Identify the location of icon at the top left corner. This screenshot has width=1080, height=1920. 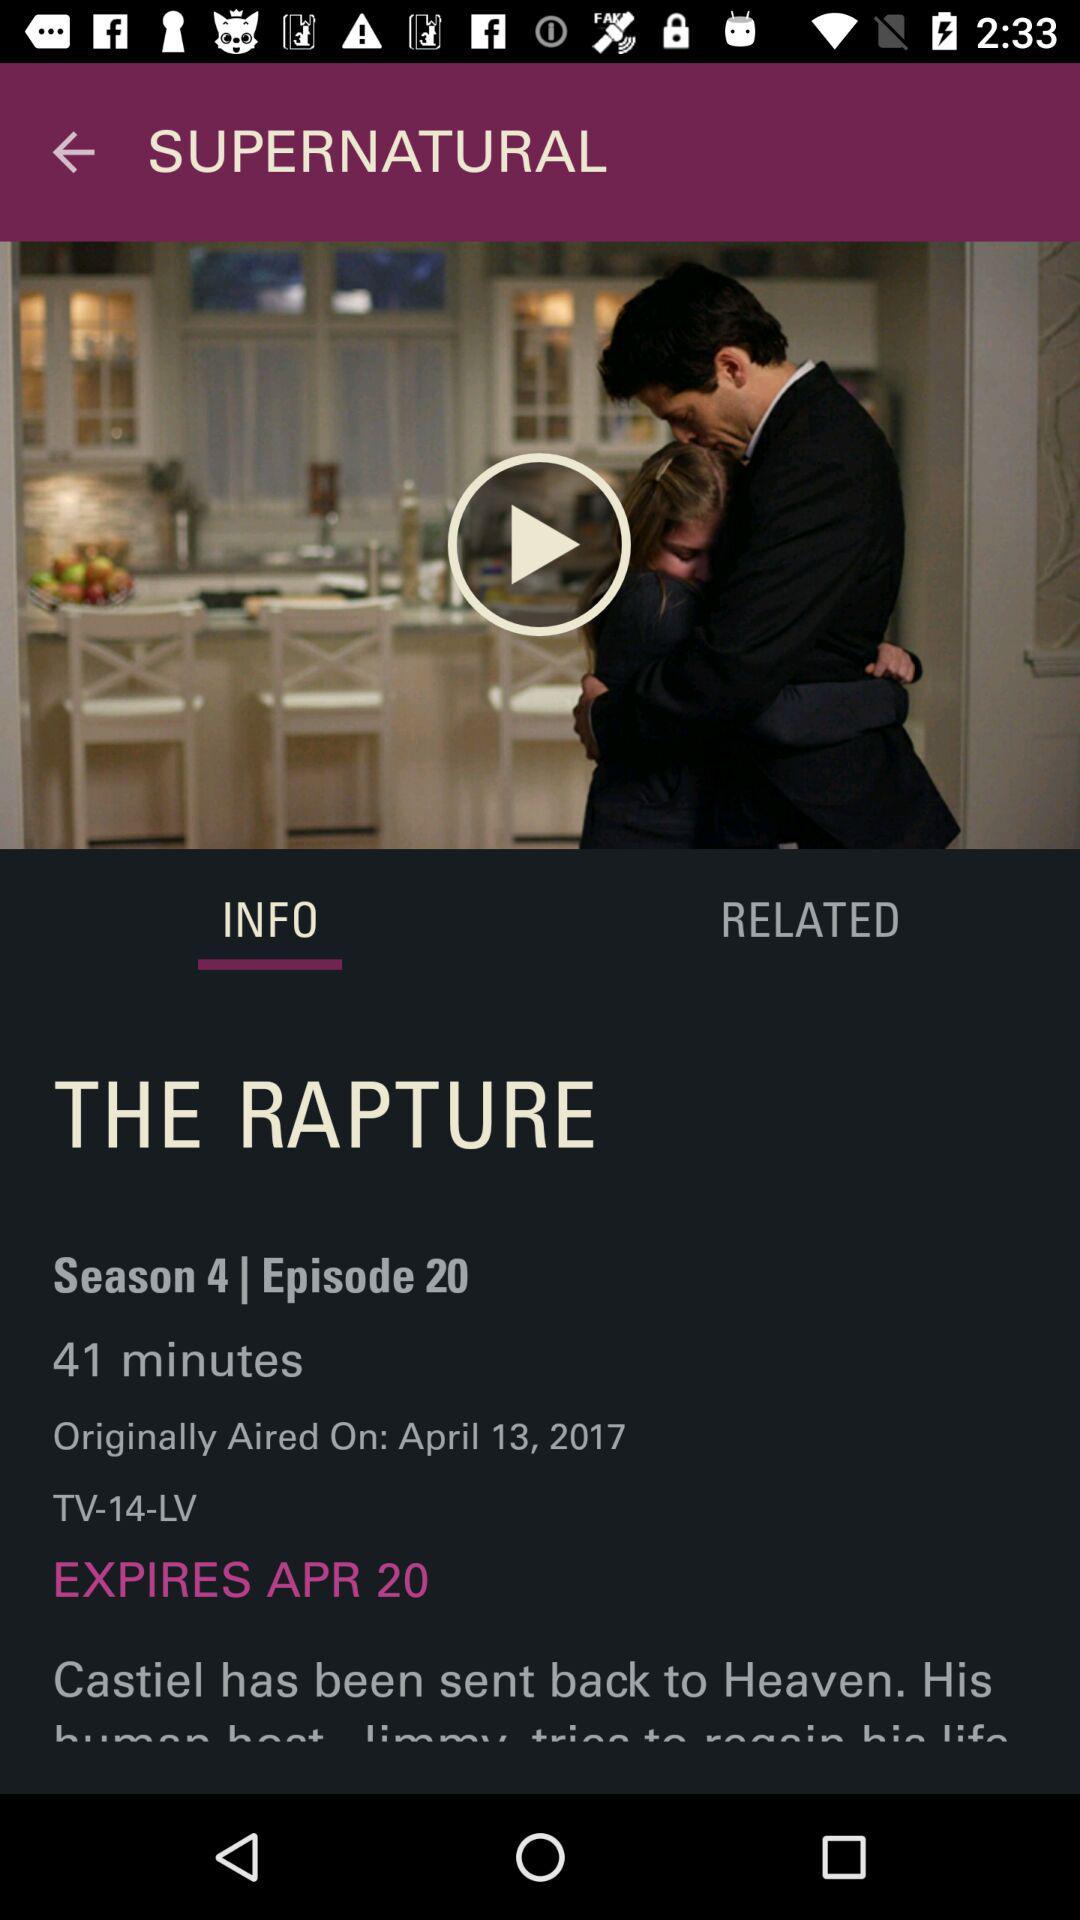
(72, 151).